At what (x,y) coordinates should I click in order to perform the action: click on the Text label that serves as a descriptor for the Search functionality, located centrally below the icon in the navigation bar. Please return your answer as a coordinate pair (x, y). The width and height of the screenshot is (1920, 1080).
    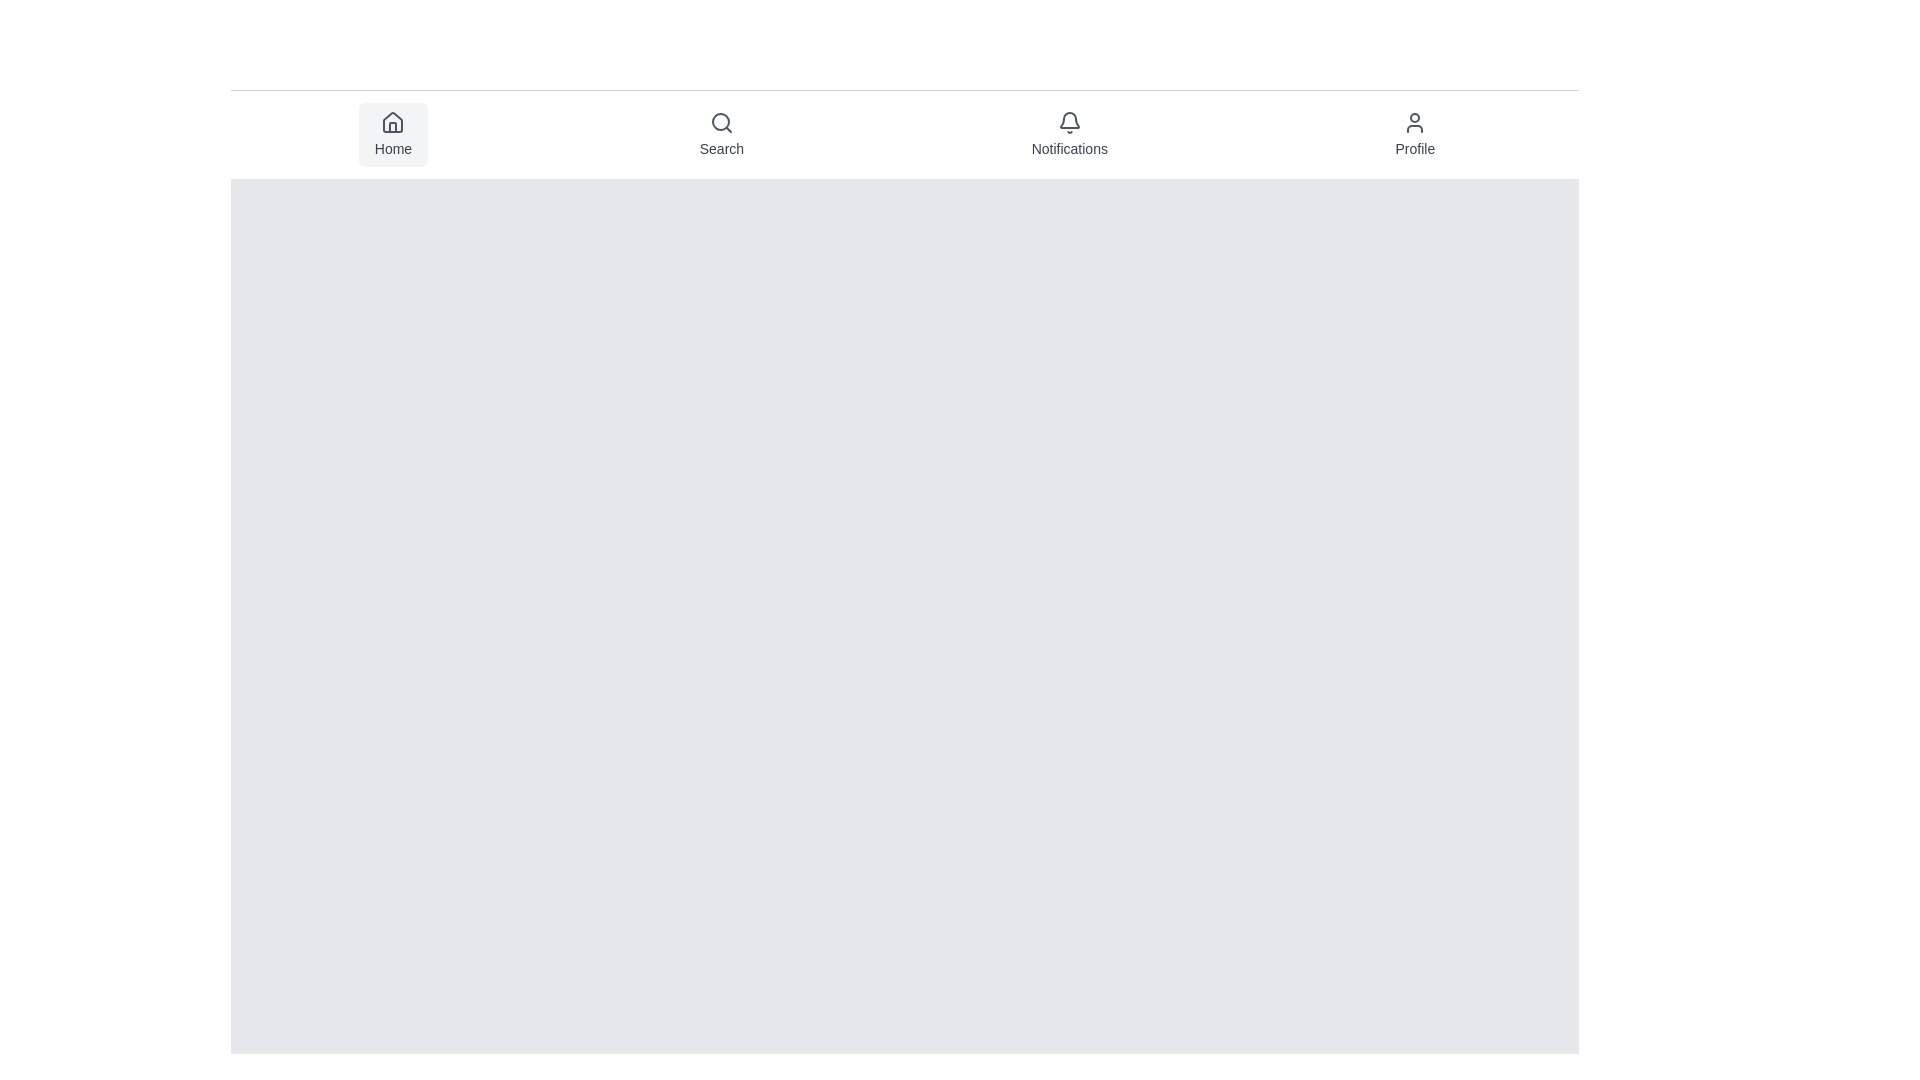
    Looking at the image, I should click on (720, 148).